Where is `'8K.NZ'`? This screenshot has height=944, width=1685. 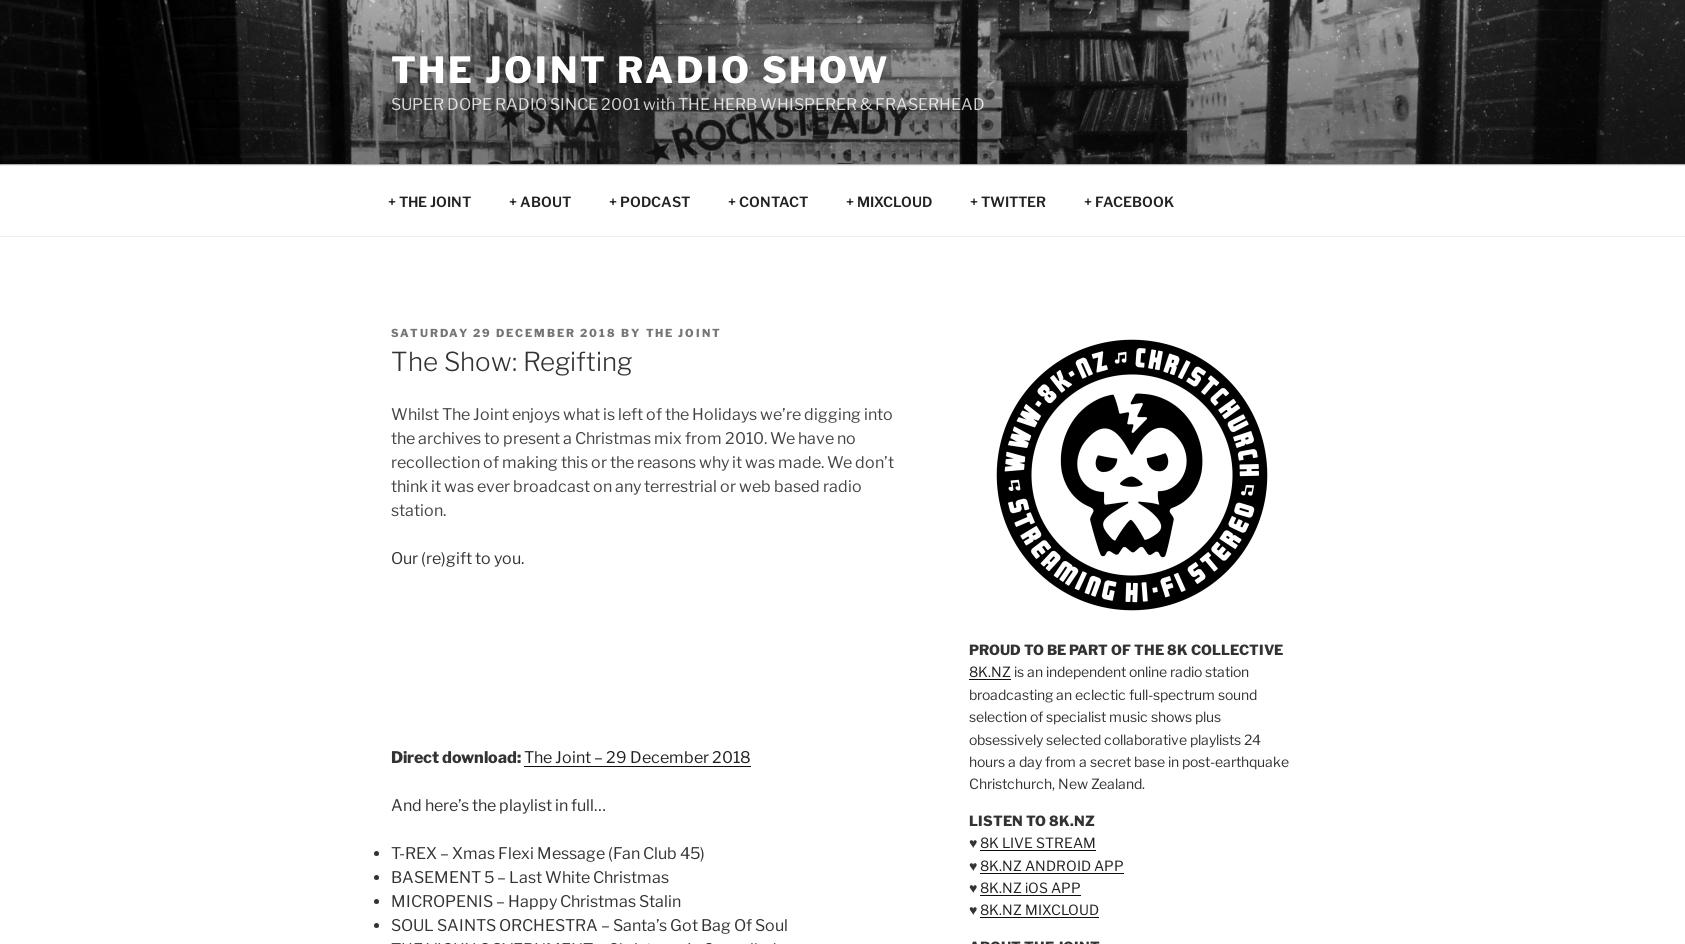
'8K.NZ' is located at coordinates (989, 670).